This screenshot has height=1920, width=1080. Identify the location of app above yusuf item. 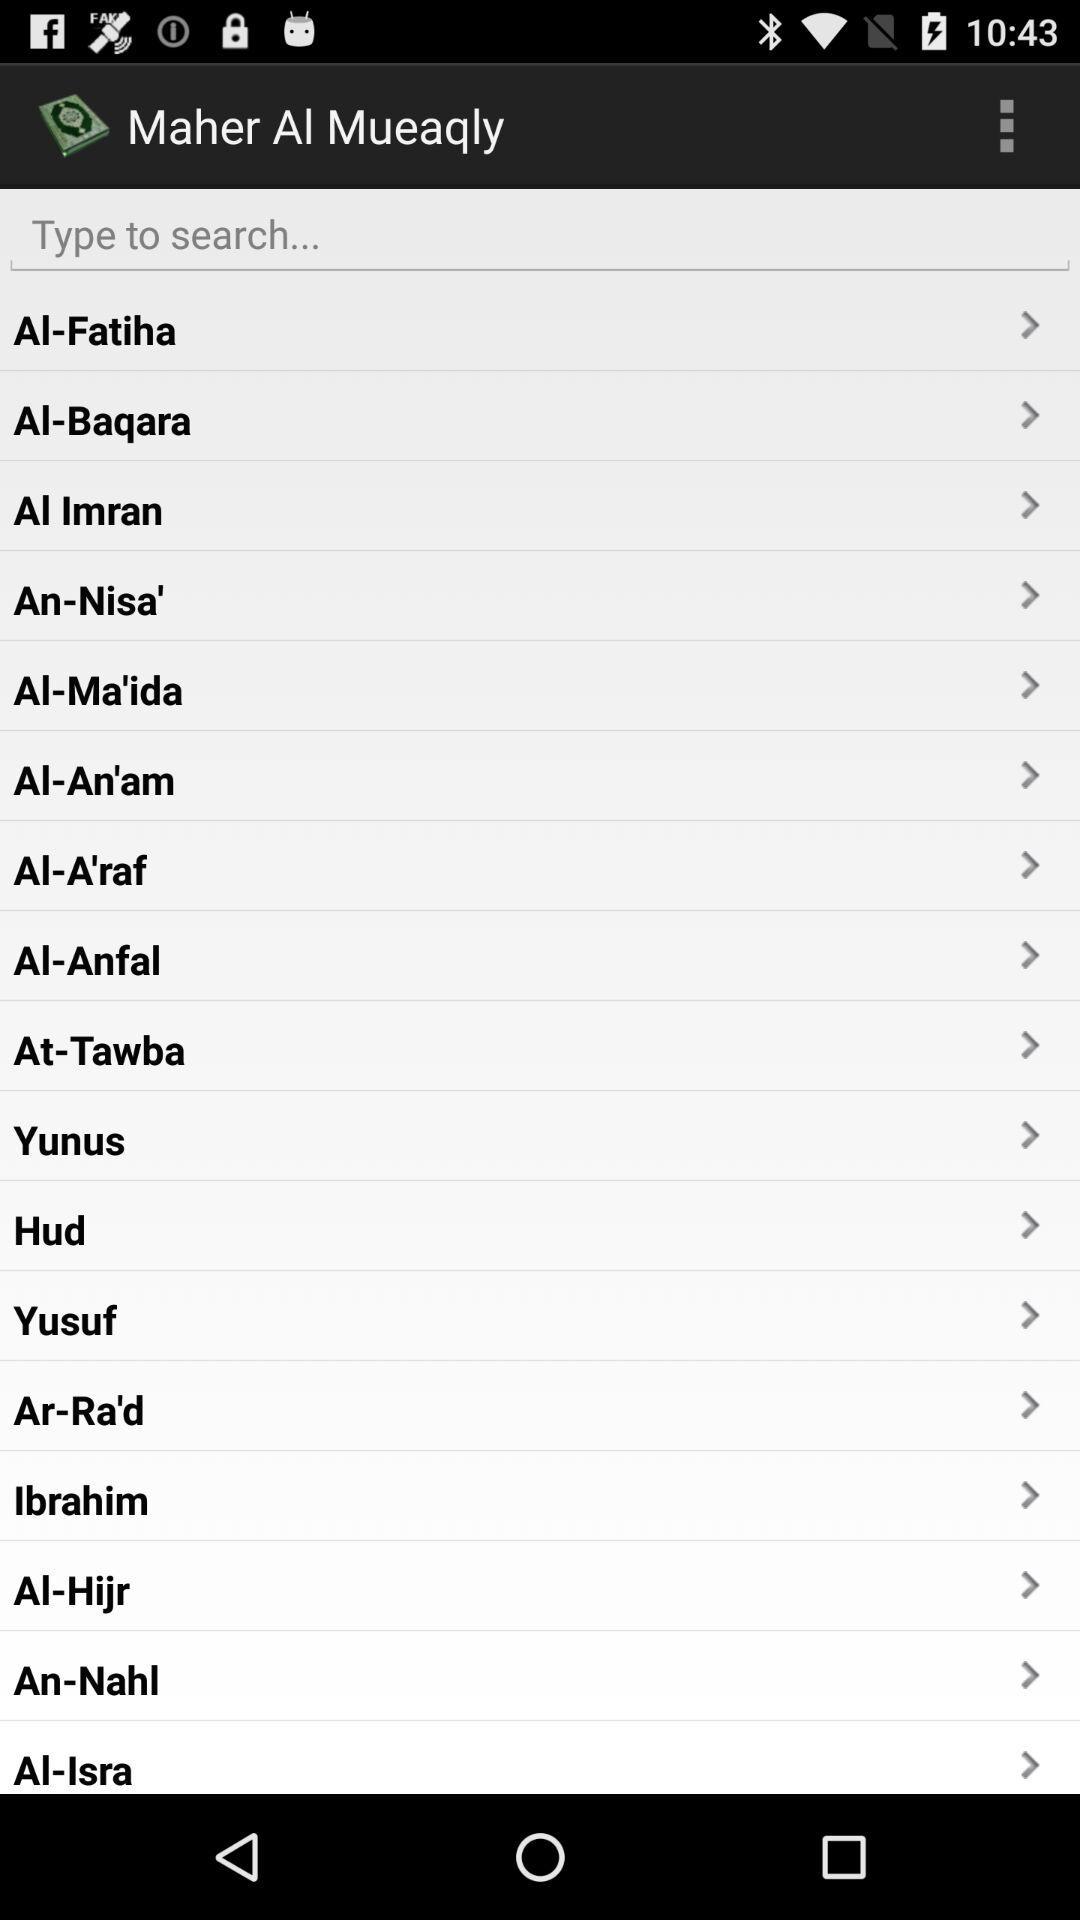
(48, 1228).